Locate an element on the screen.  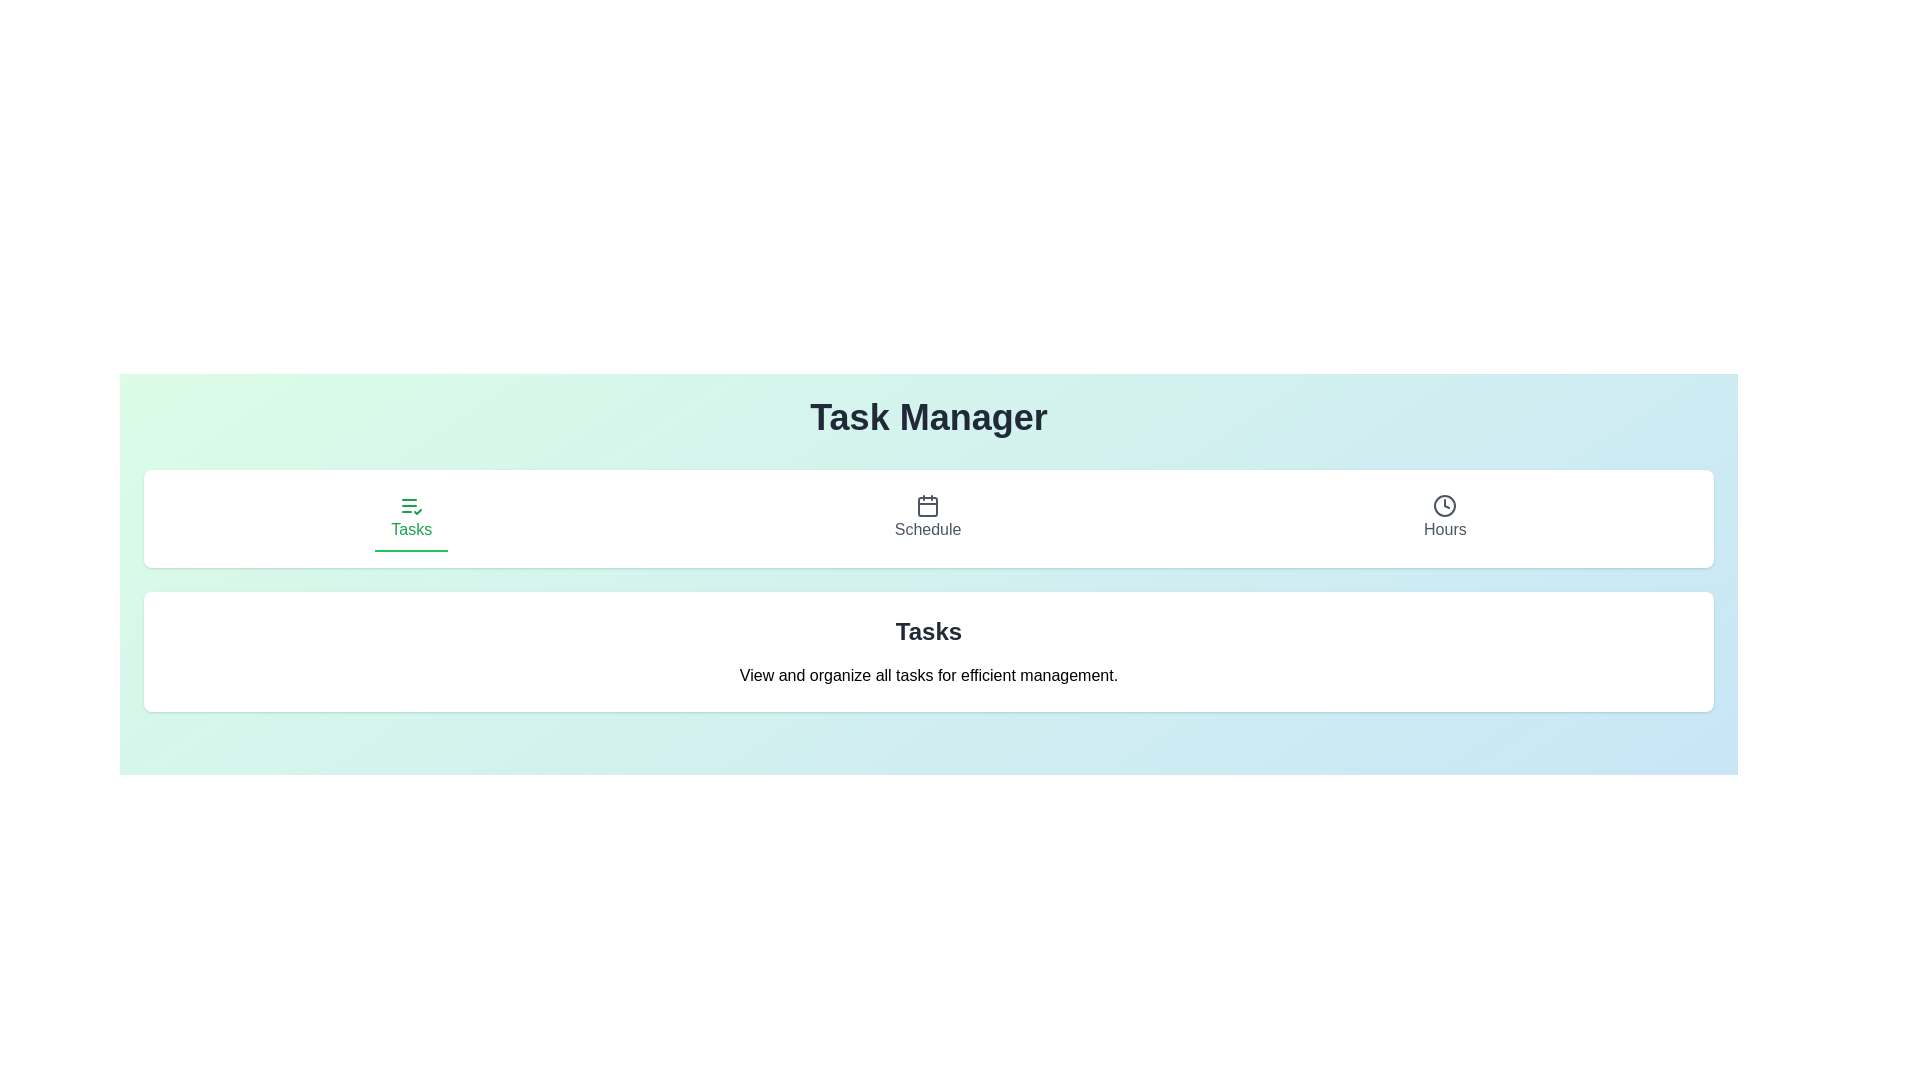
the third button in the horizontal group that provides access to hours-related data or settings is located at coordinates (1445, 518).